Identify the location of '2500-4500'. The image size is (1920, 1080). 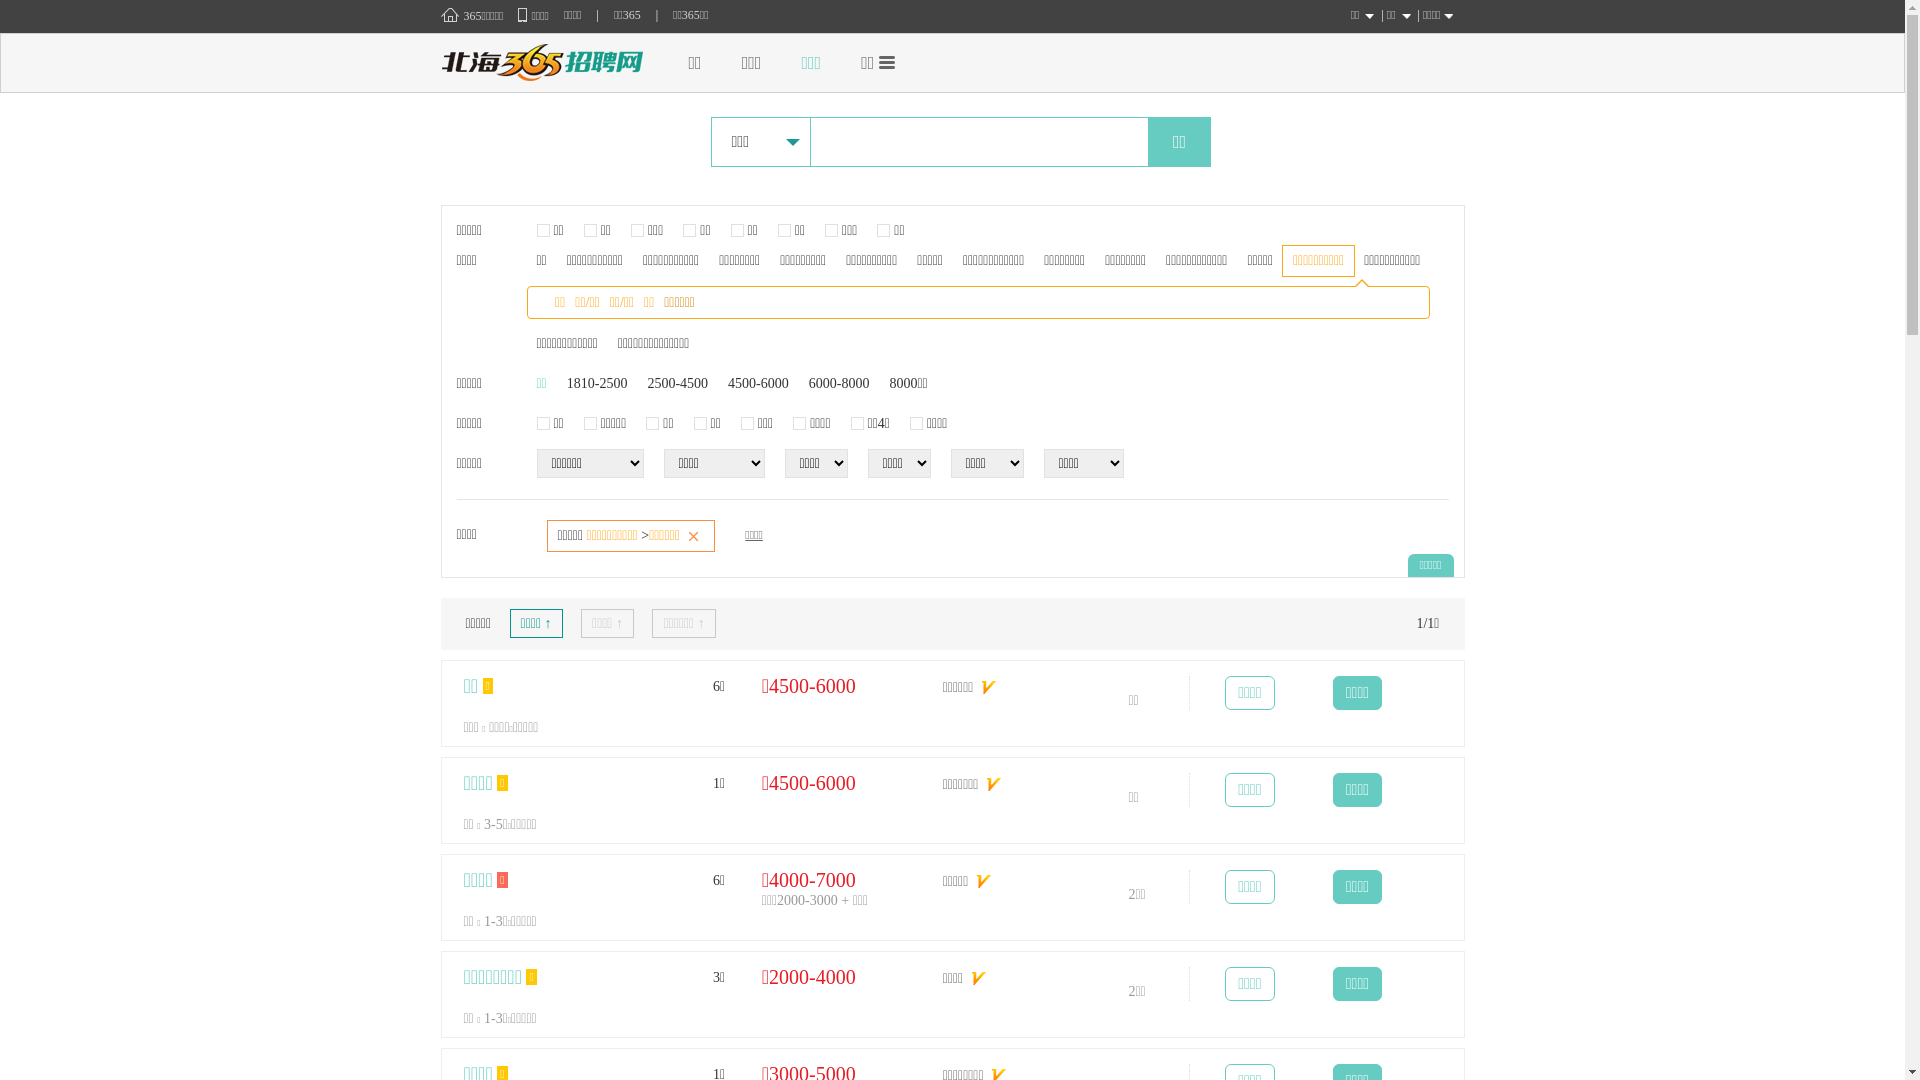
(647, 383).